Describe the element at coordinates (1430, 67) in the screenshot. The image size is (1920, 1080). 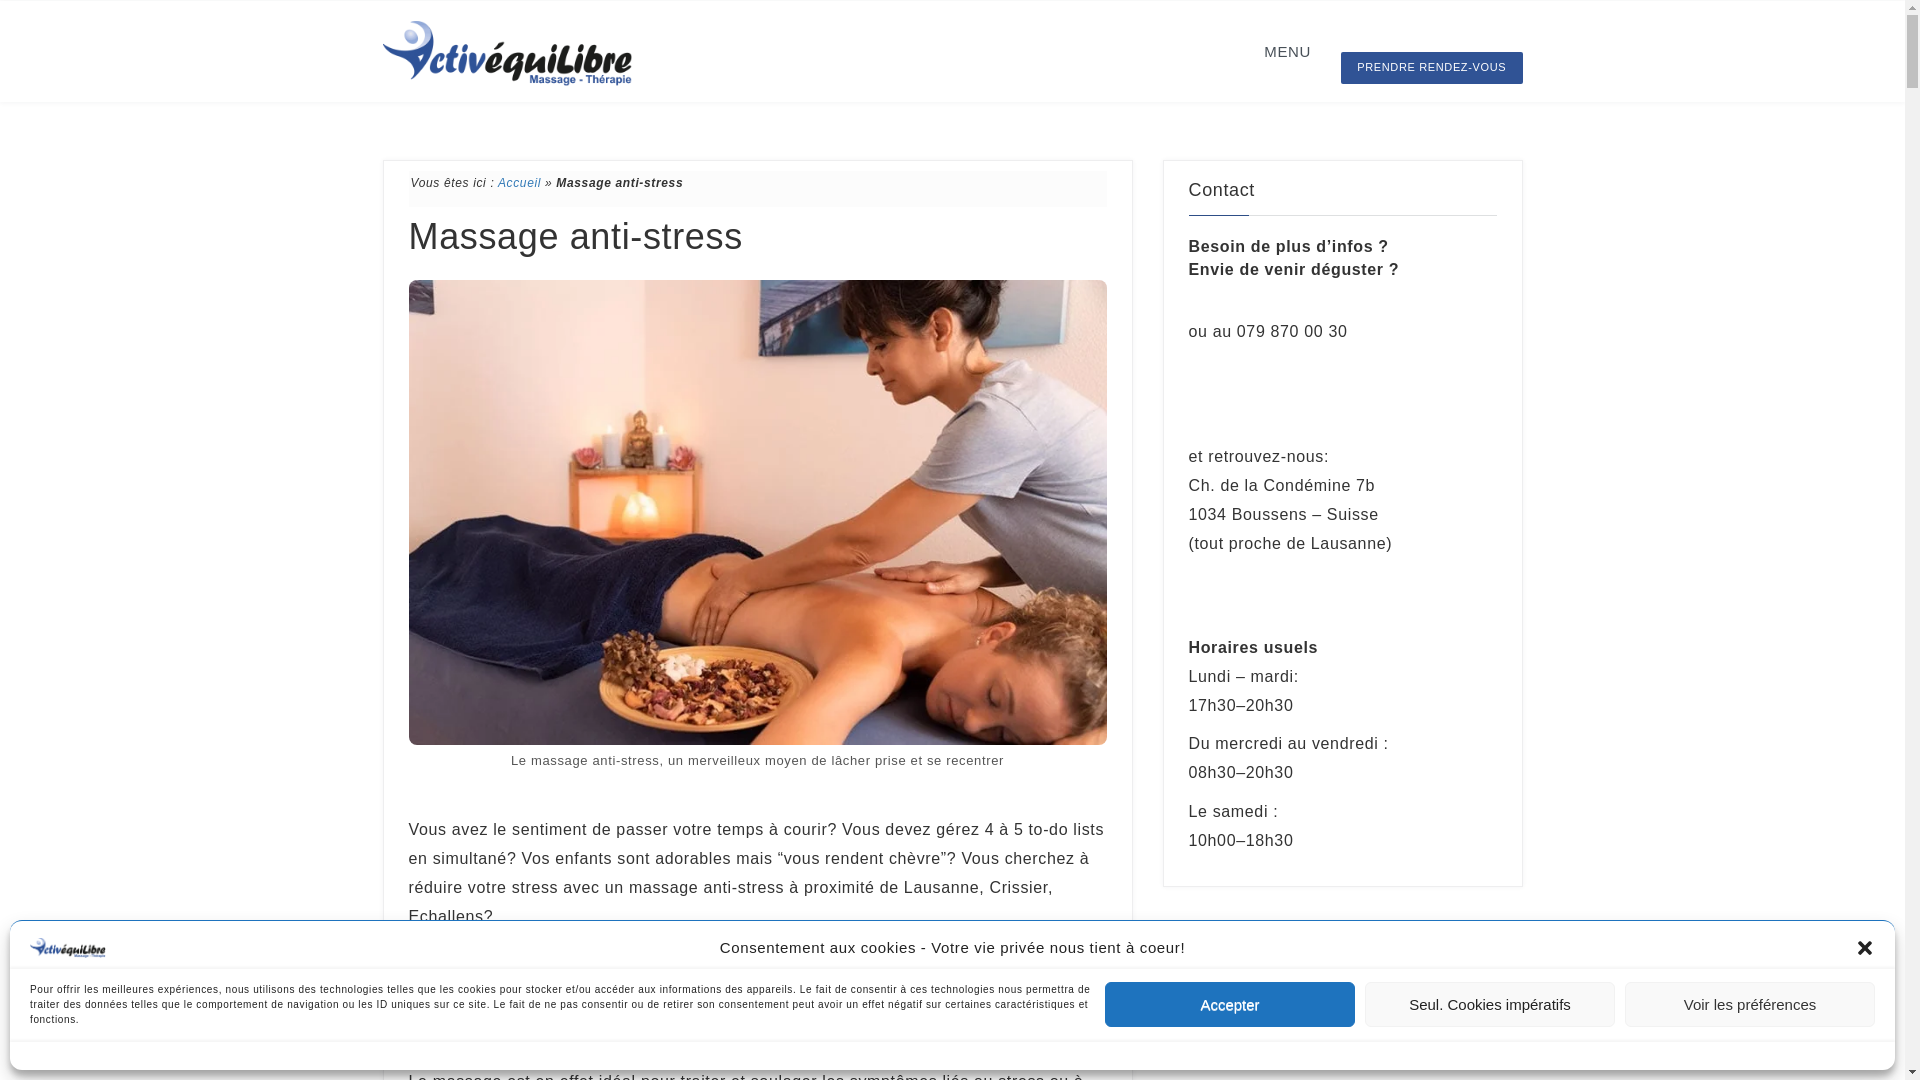
I see `'PRENDRE RENDEZ-VOUS'` at that location.